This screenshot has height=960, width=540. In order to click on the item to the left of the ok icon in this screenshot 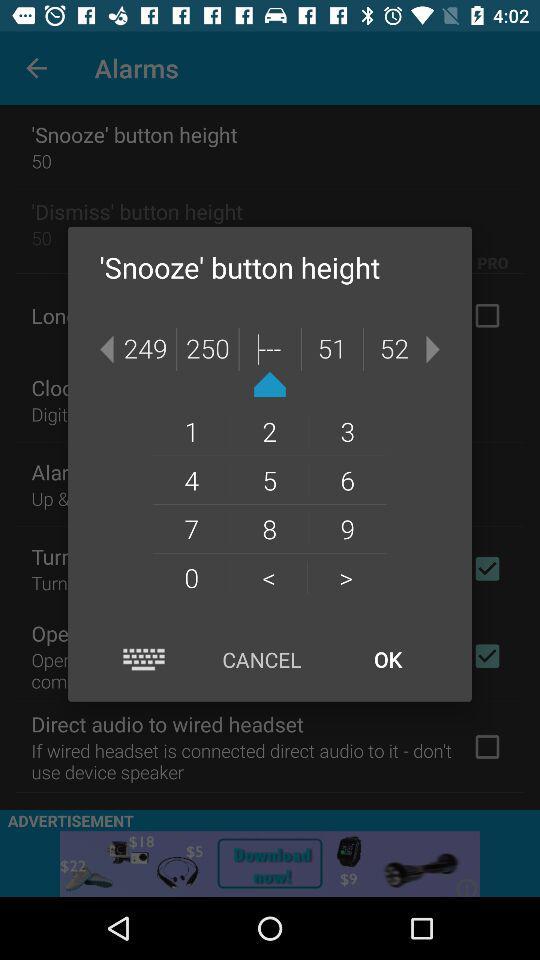, I will do `click(261, 658)`.